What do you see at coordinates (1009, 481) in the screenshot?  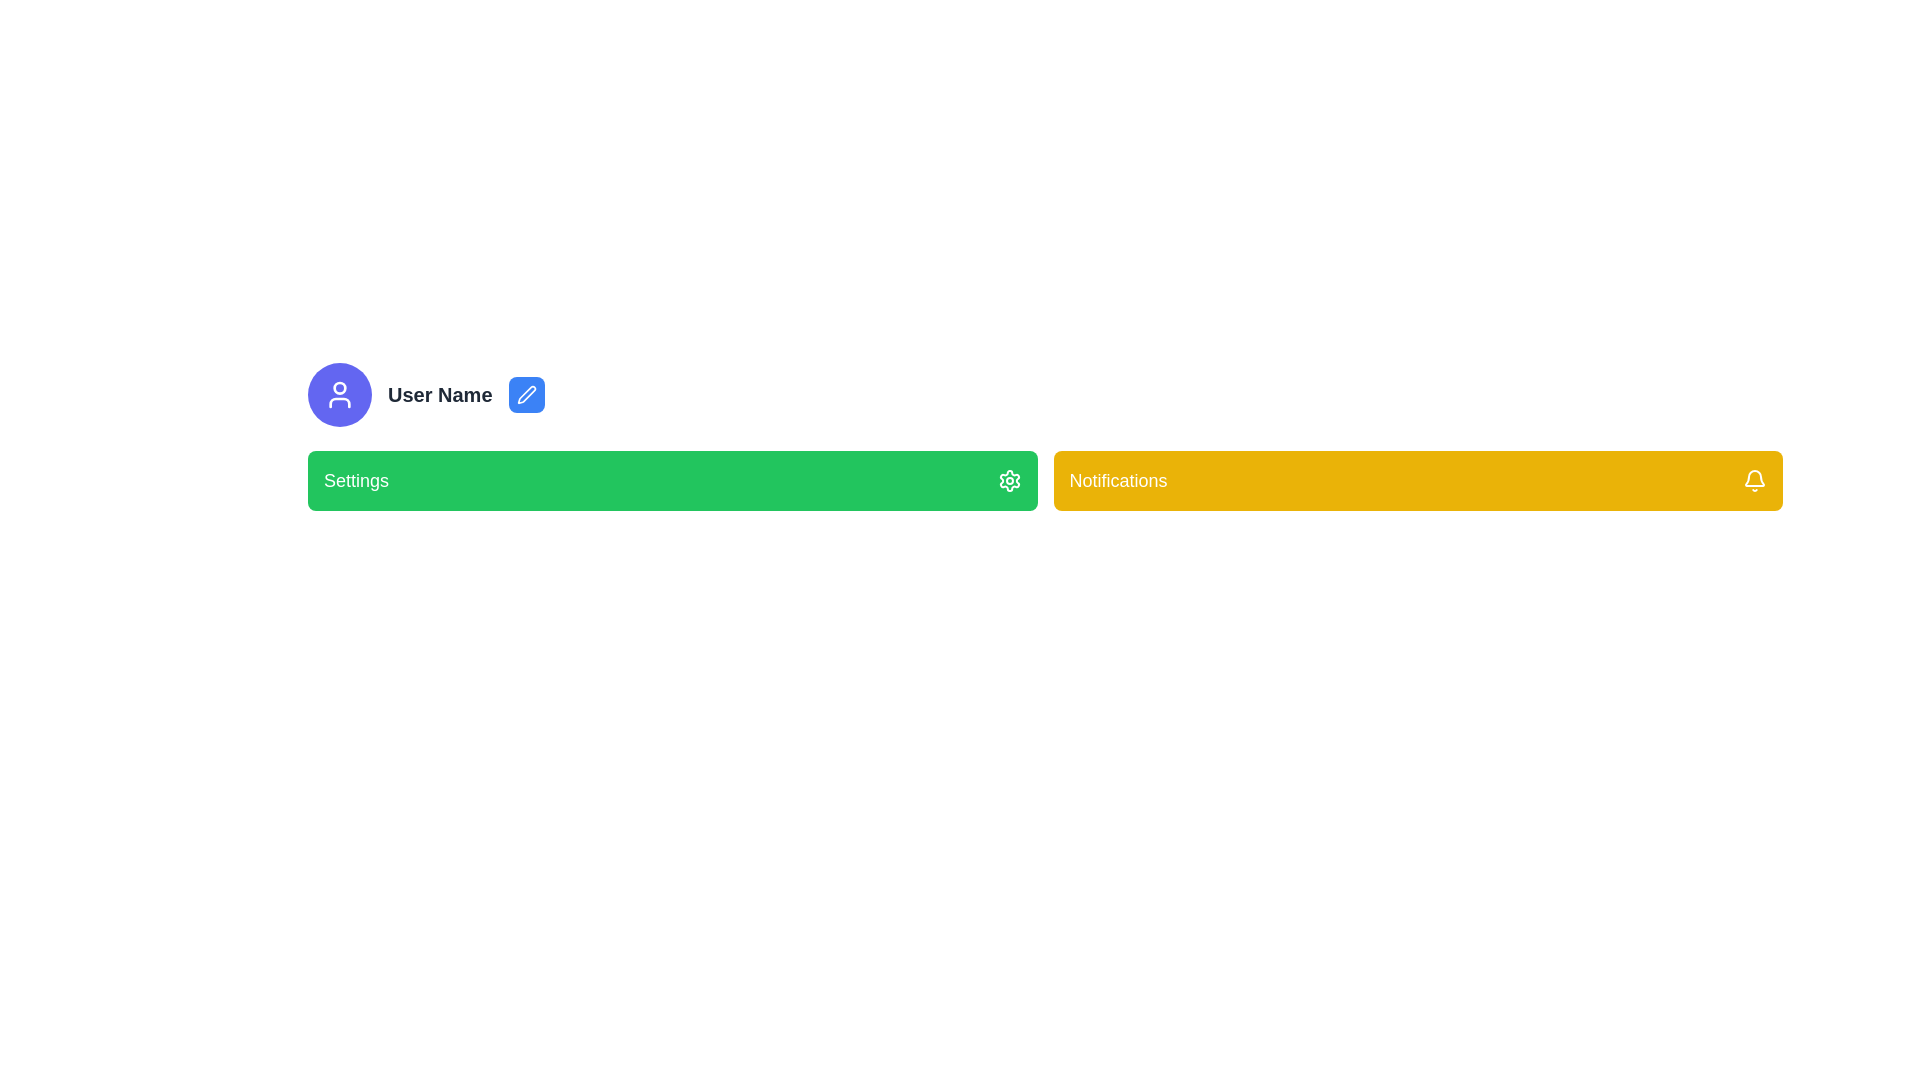 I see `the settings icon located to the right of the 'Settings' text label within the green button section` at bounding box center [1009, 481].